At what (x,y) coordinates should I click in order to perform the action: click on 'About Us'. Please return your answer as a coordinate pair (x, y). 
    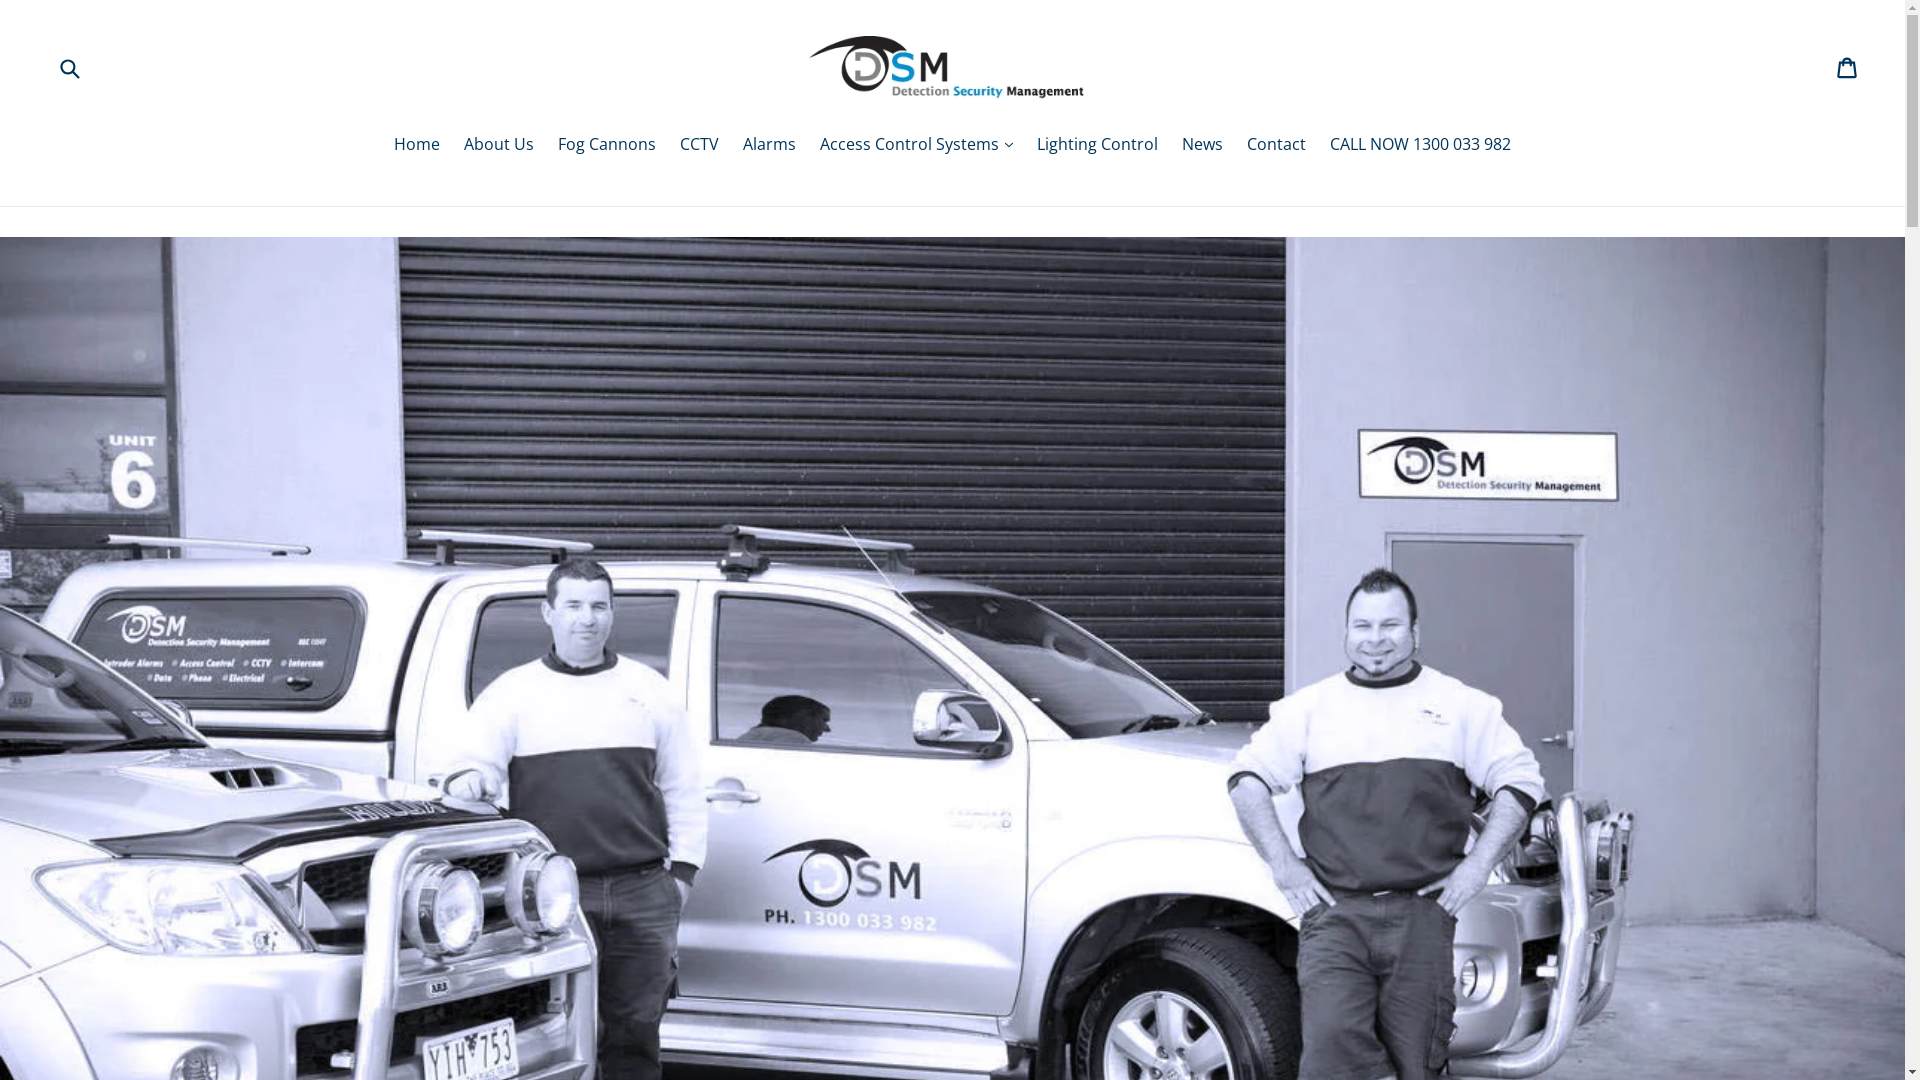
    Looking at the image, I should click on (499, 144).